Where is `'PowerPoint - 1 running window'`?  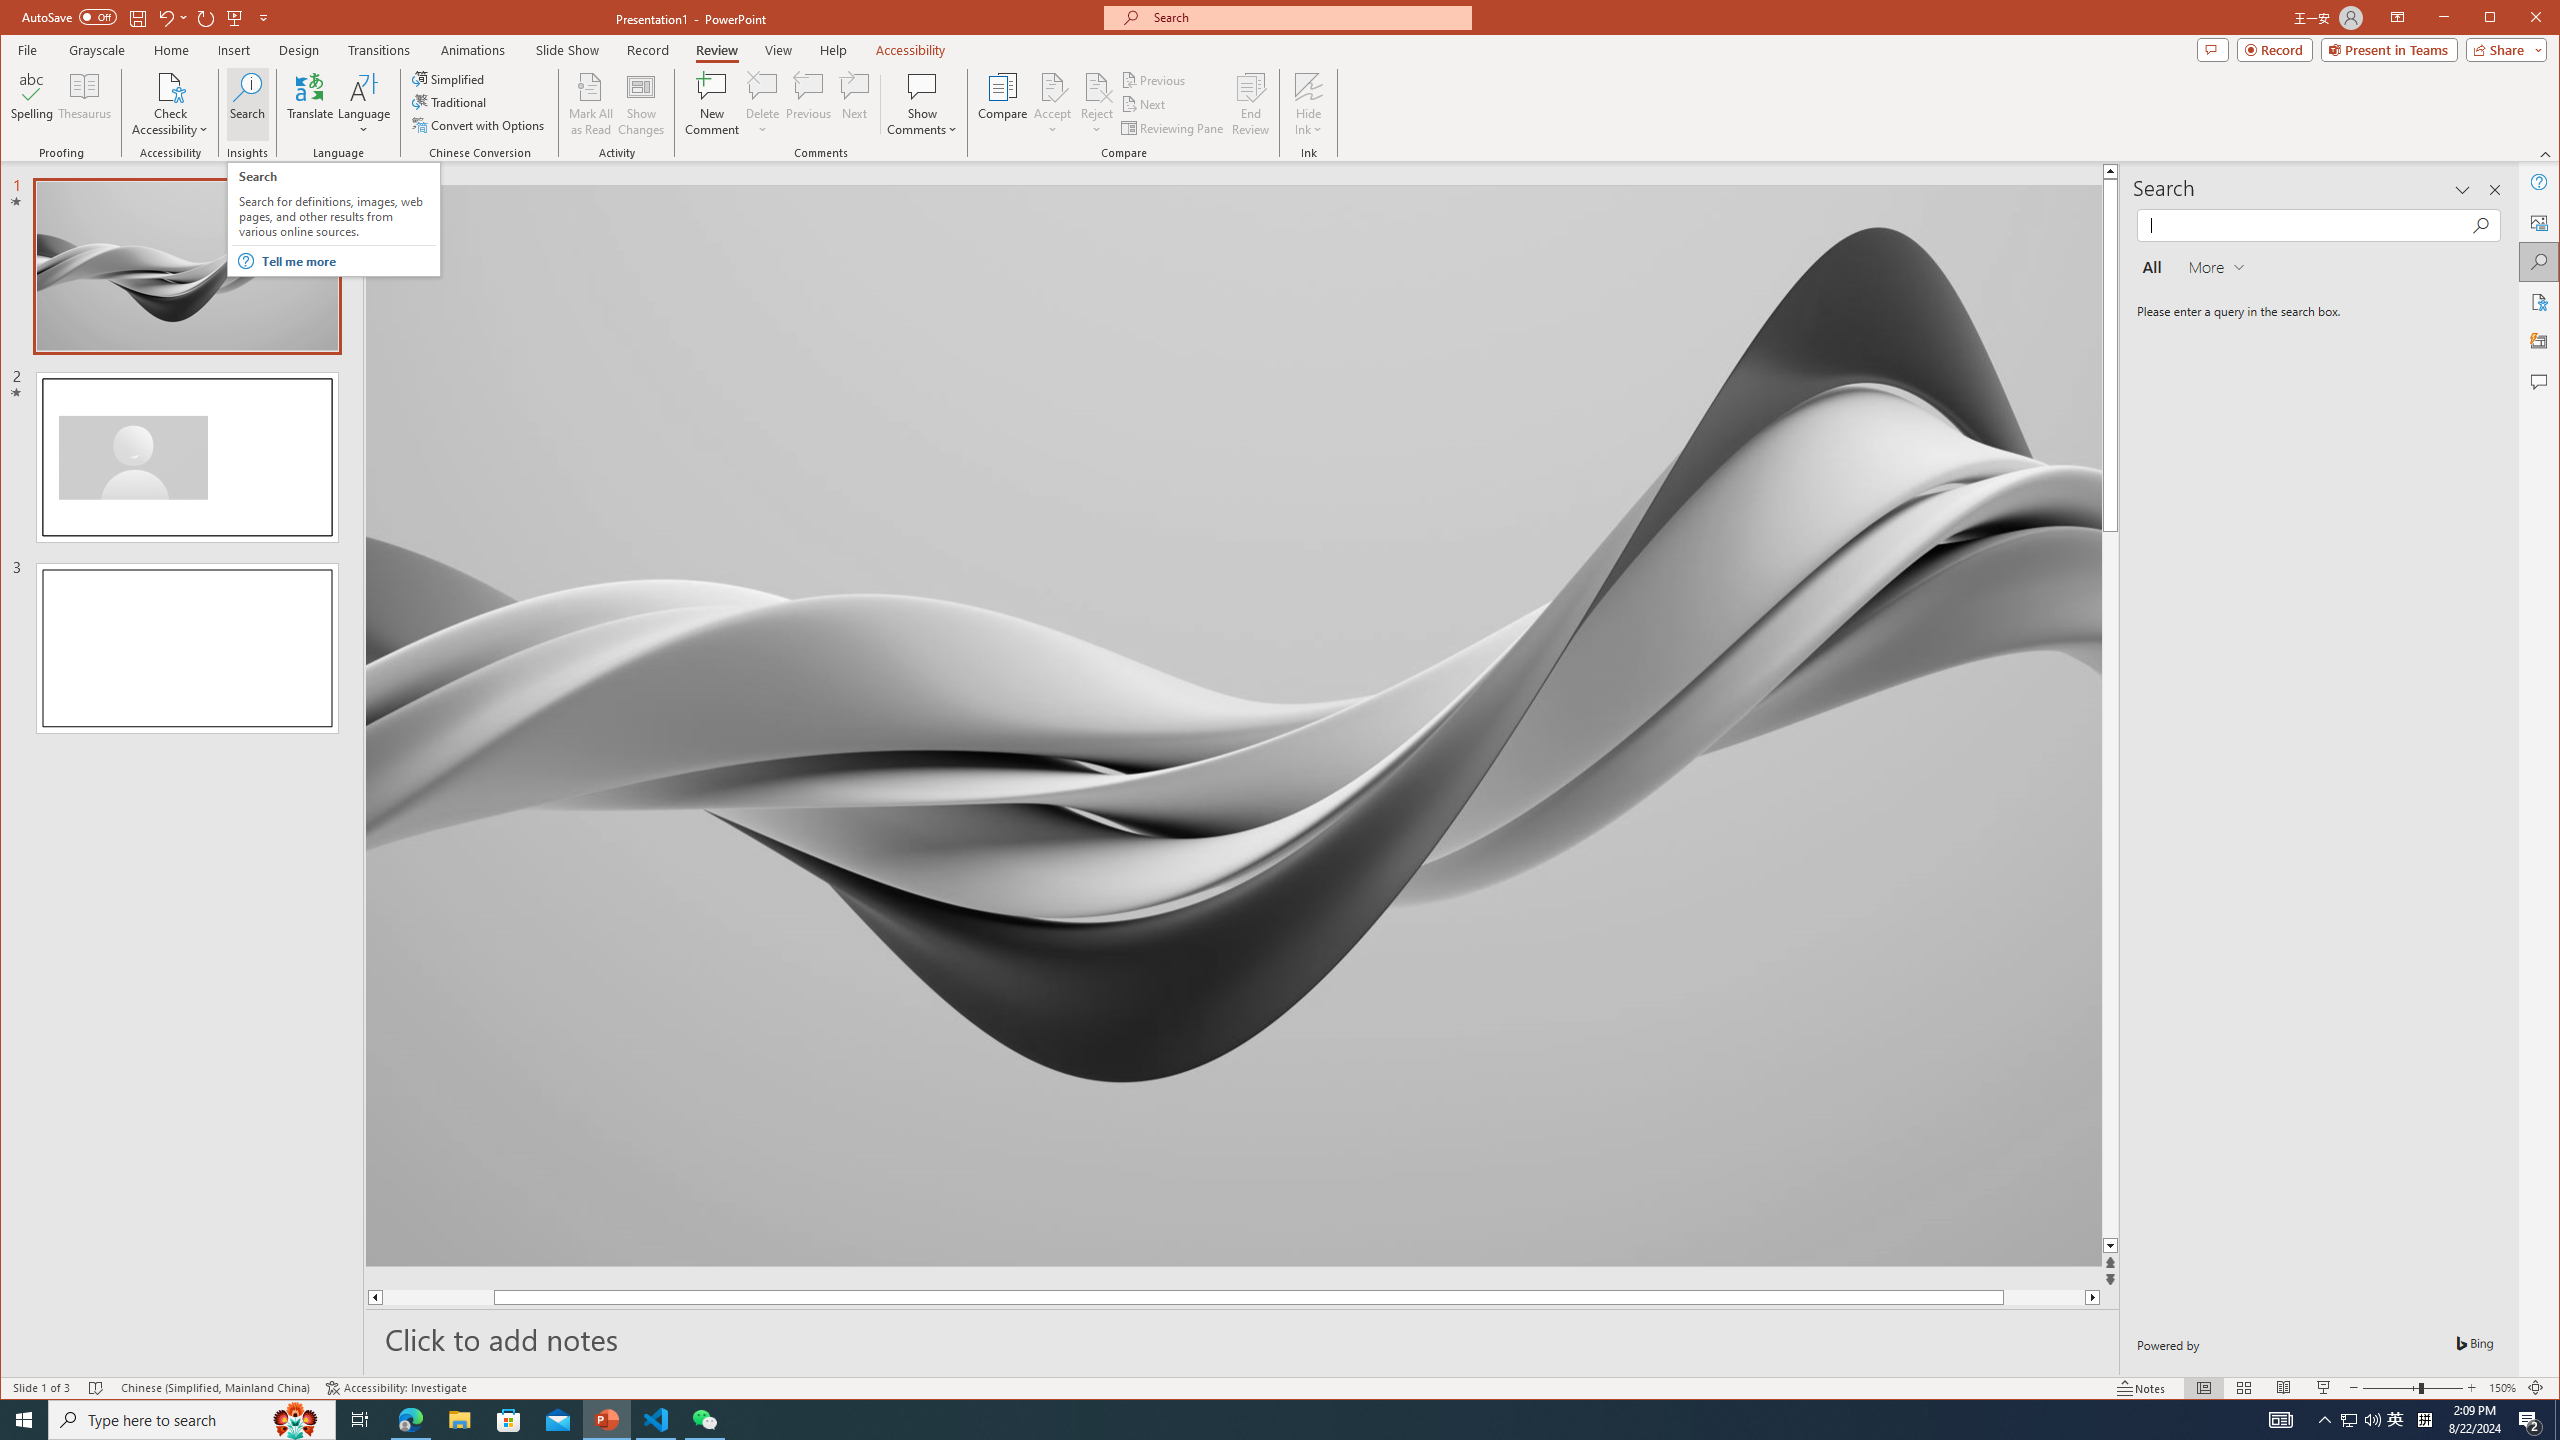
'PowerPoint - 1 running window' is located at coordinates (607, 1418).